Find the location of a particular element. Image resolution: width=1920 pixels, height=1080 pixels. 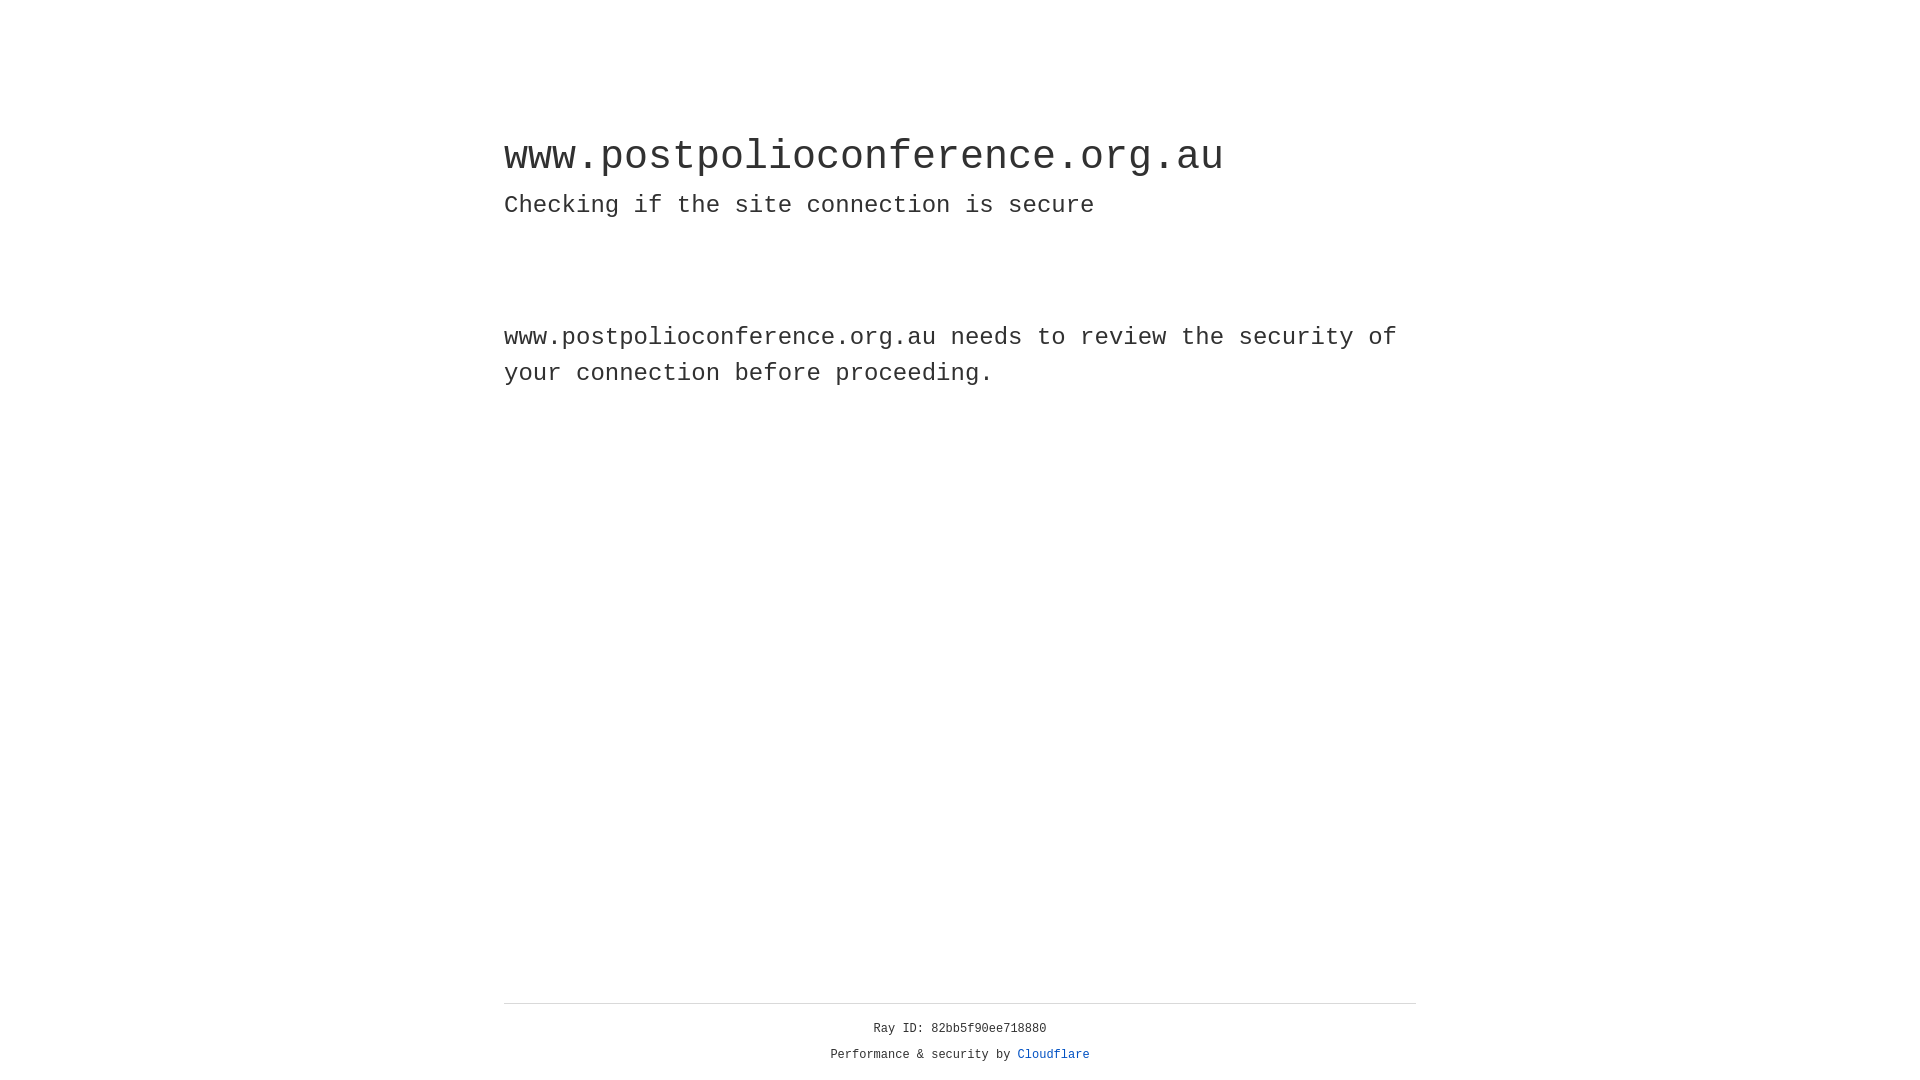

'Cloudflare' is located at coordinates (1053, 1054).